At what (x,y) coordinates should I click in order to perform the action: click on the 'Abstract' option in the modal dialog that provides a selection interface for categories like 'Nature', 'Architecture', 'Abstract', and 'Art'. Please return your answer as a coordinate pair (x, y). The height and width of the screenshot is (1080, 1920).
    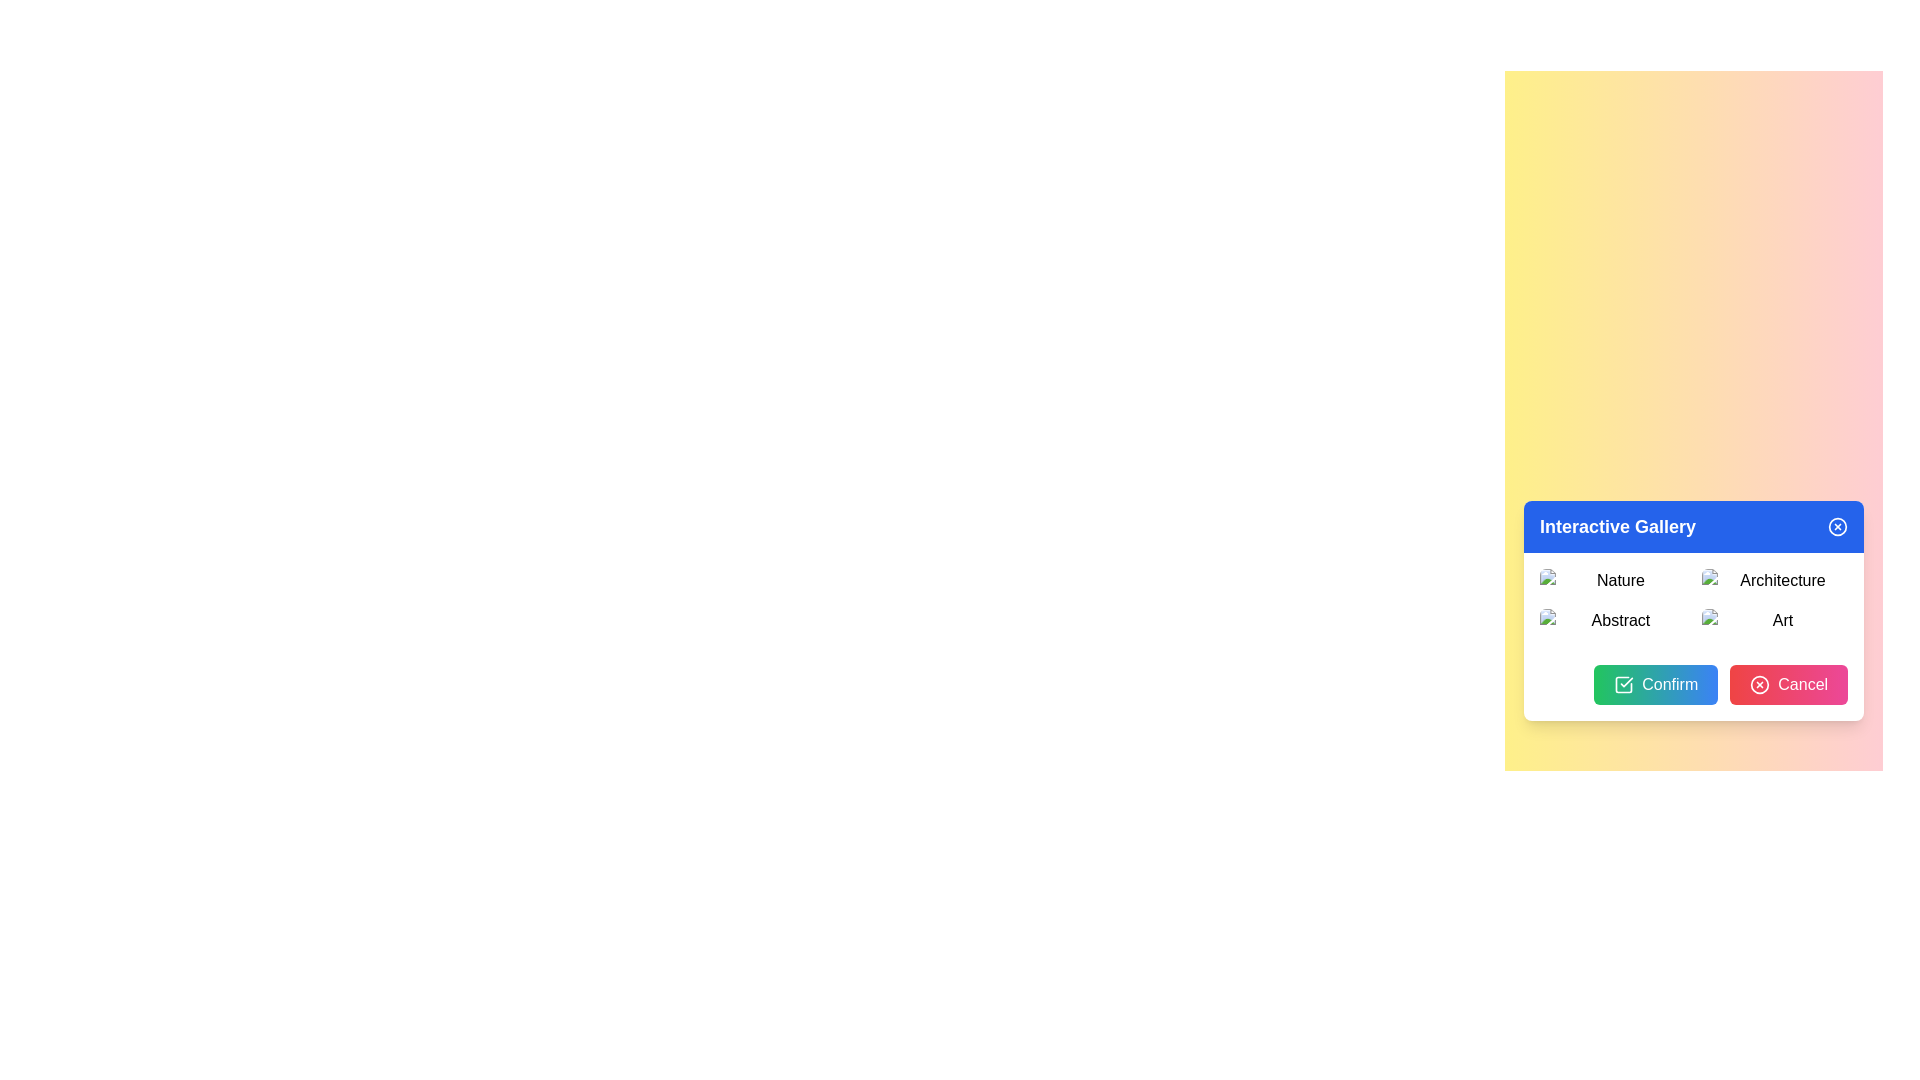
    Looking at the image, I should click on (1693, 609).